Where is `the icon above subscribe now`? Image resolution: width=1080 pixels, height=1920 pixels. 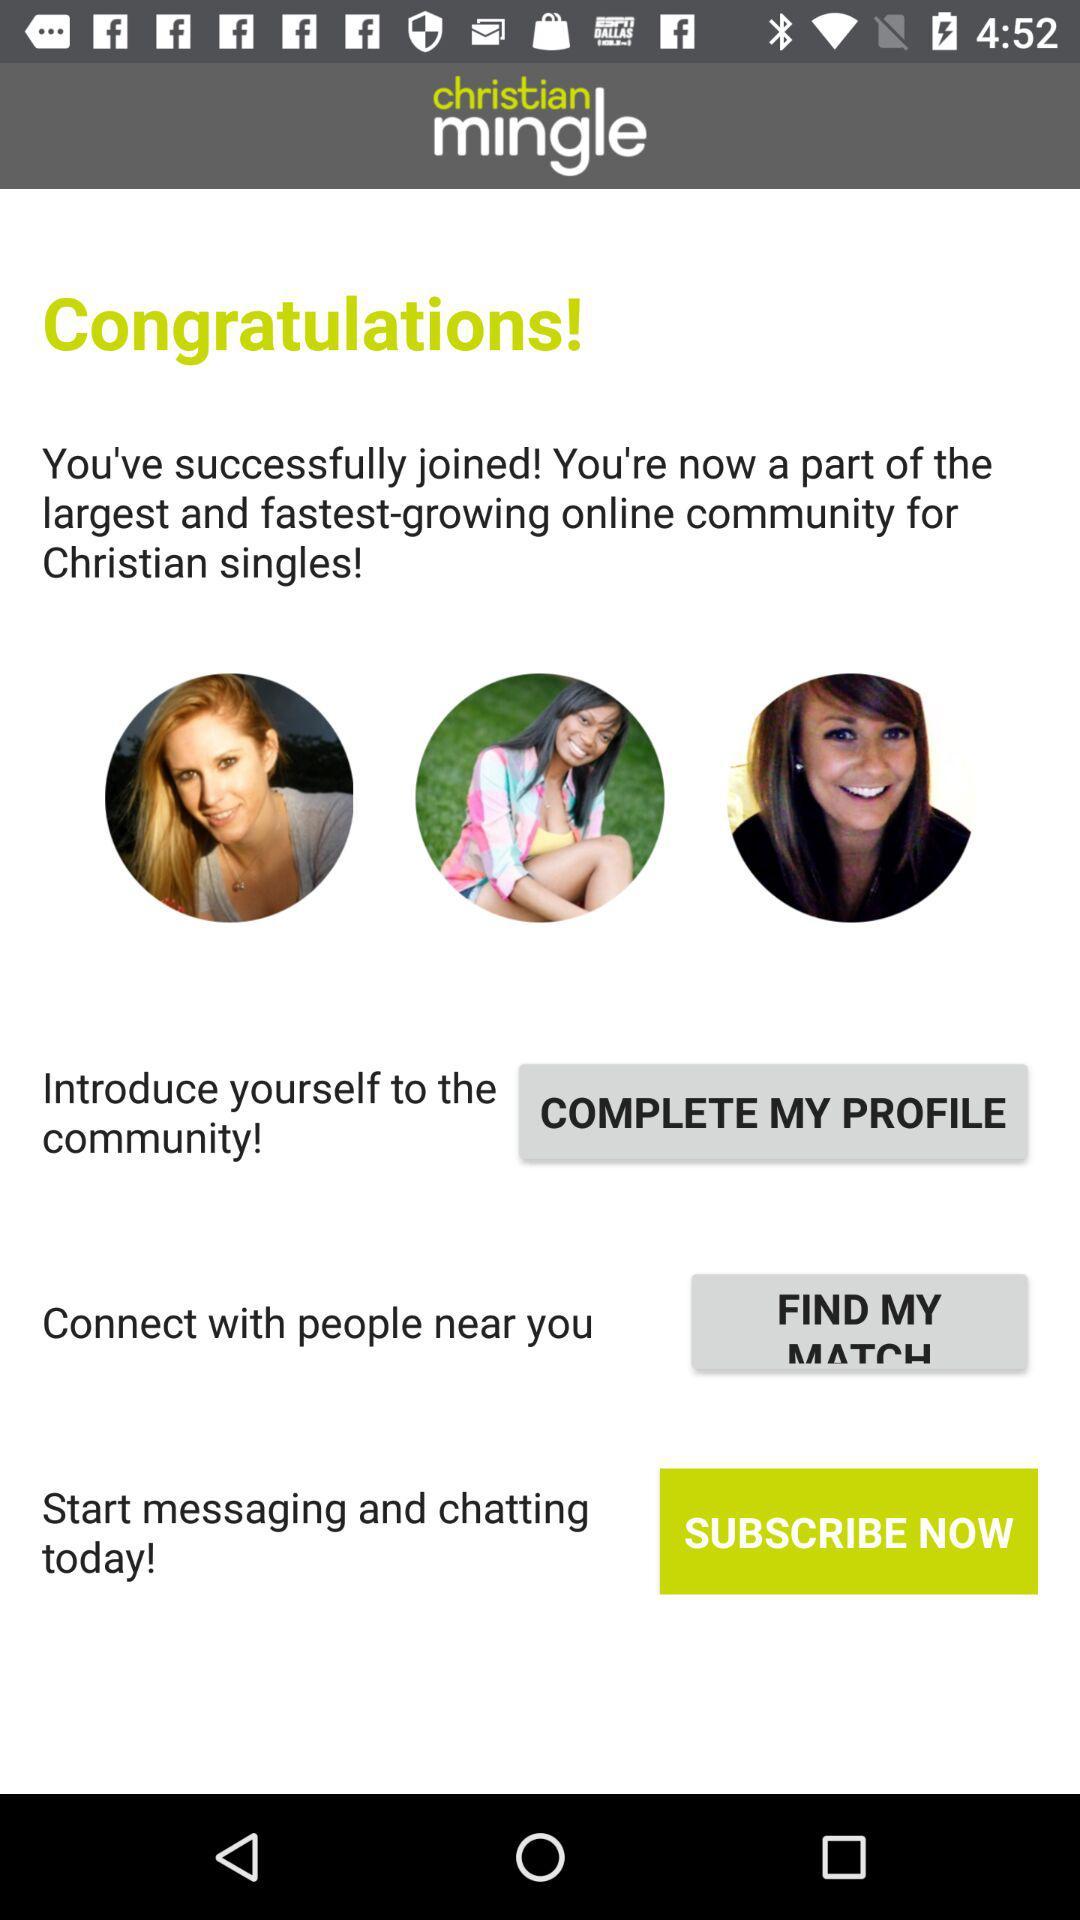 the icon above subscribe now is located at coordinates (858, 1321).